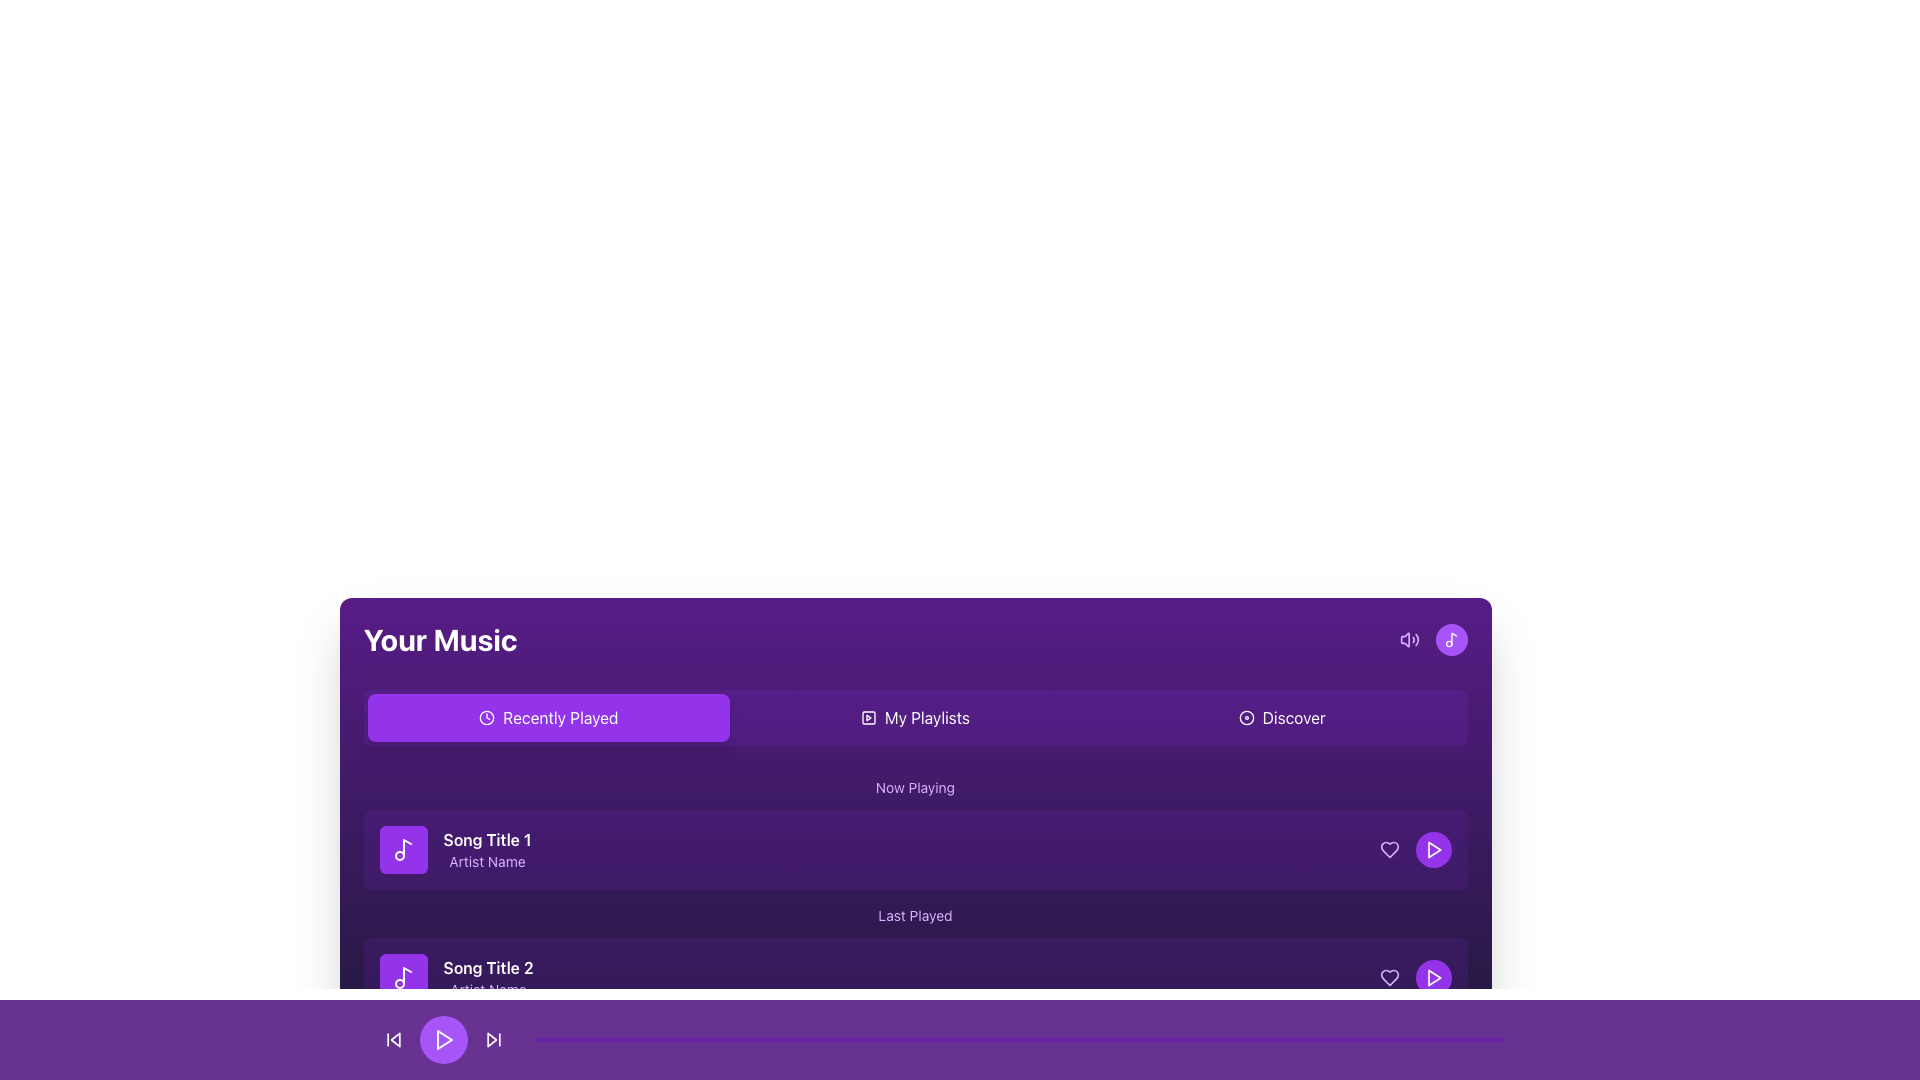 Image resolution: width=1920 pixels, height=1080 pixels. Describe the element at coordinates (1019, 1039) in the screenshot. I see `the horizontal progress bar located at the bottom of the layout, which features a thin purple bar with rounded edges and represents progress` at that location.